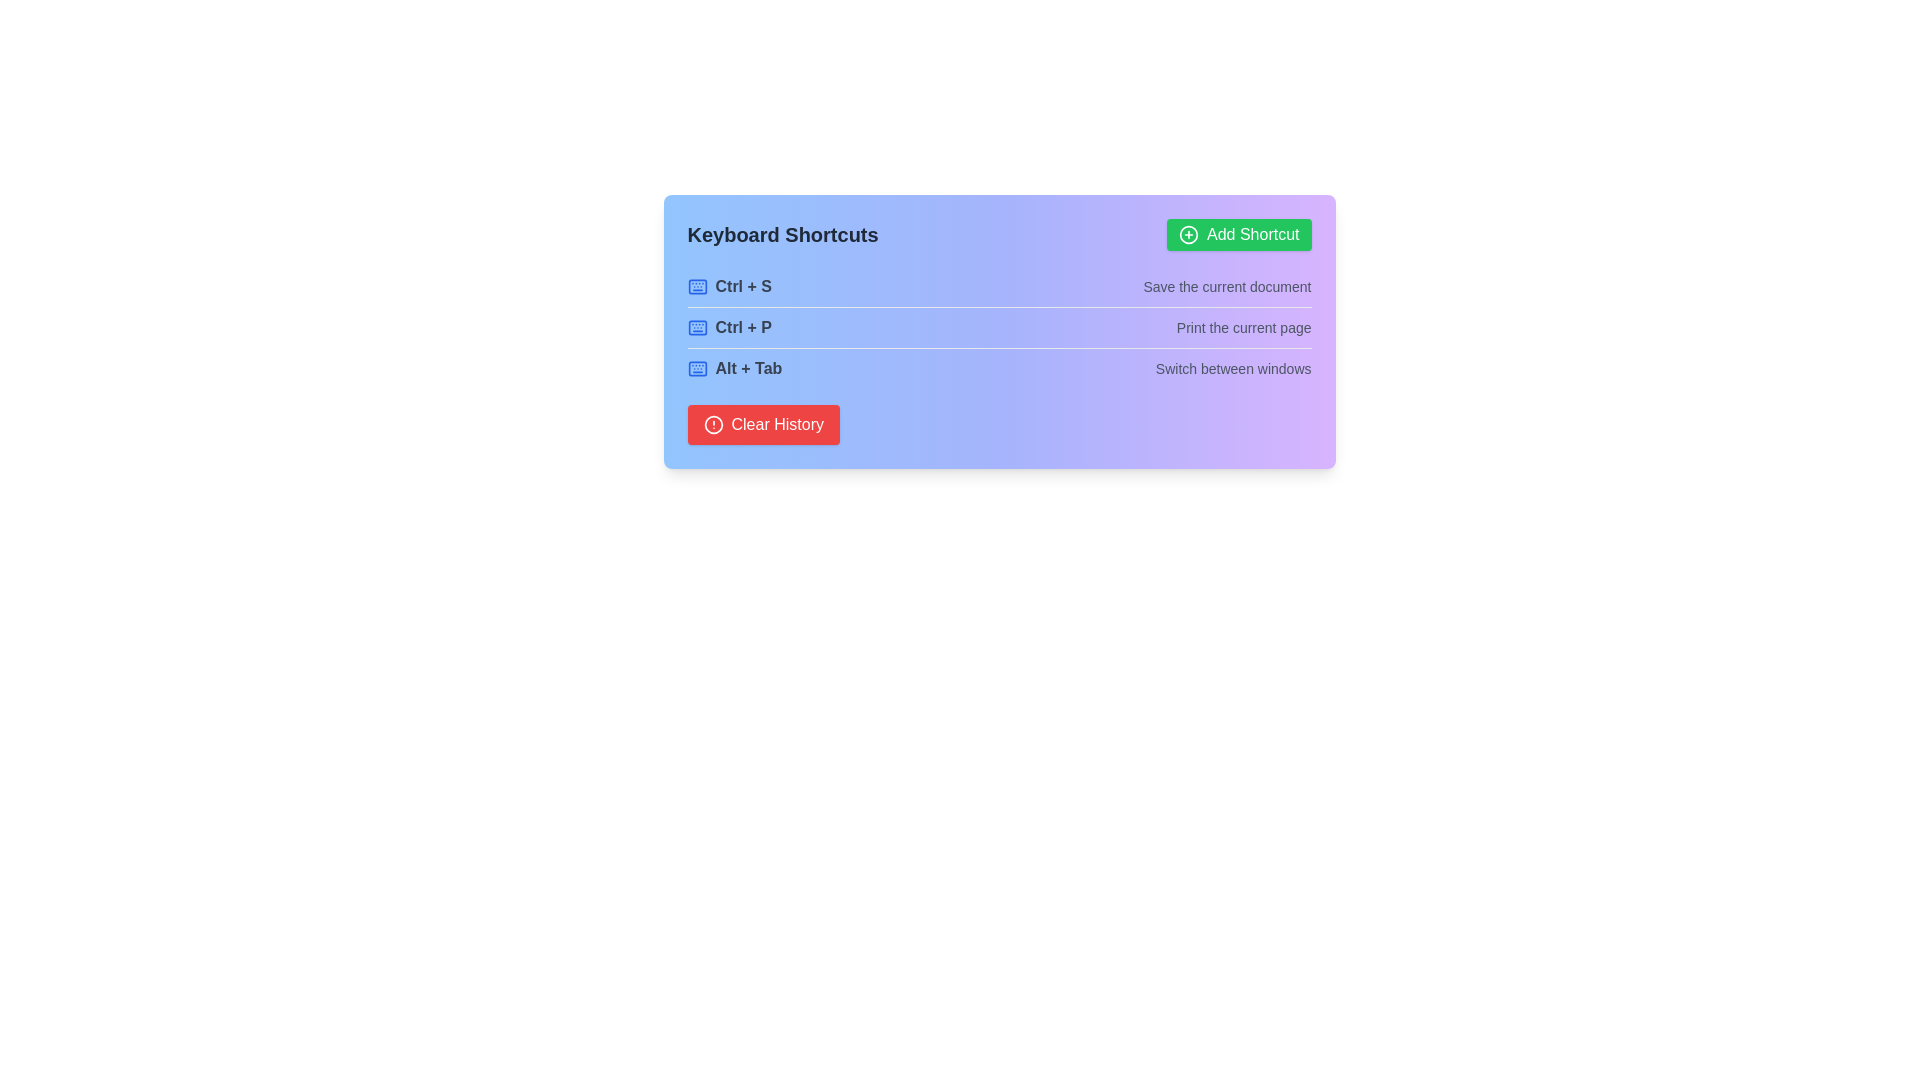 The image size is (1920, 1080). Describe the element at coordinates (1189, 234) in the screenshot. I see `the green circular outline of the '+' sign in the 'Add Shortcut' button located in the top-right section of the 'Keyboard Shortcuts' panel` at that location.